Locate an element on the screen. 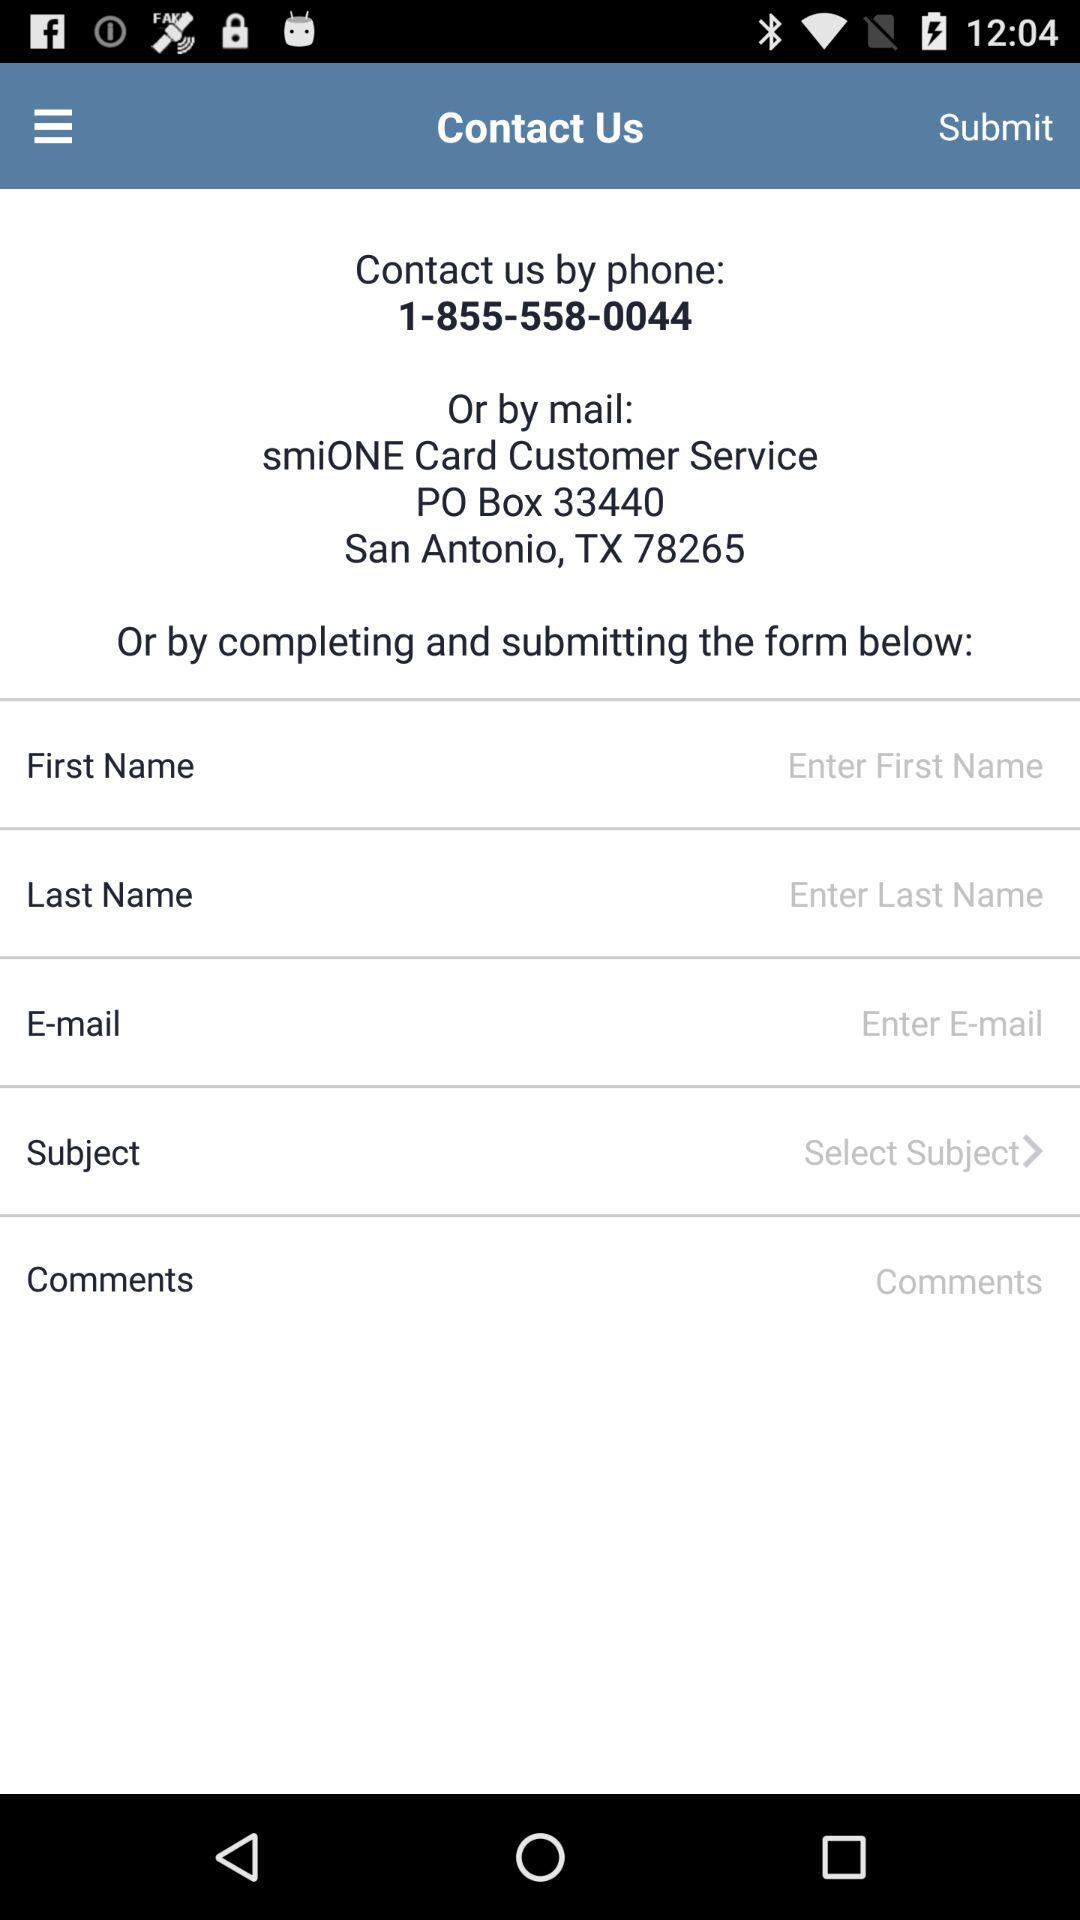 The image size is (1080, 1920). selects the subject is located at coordinates (596, 1151).